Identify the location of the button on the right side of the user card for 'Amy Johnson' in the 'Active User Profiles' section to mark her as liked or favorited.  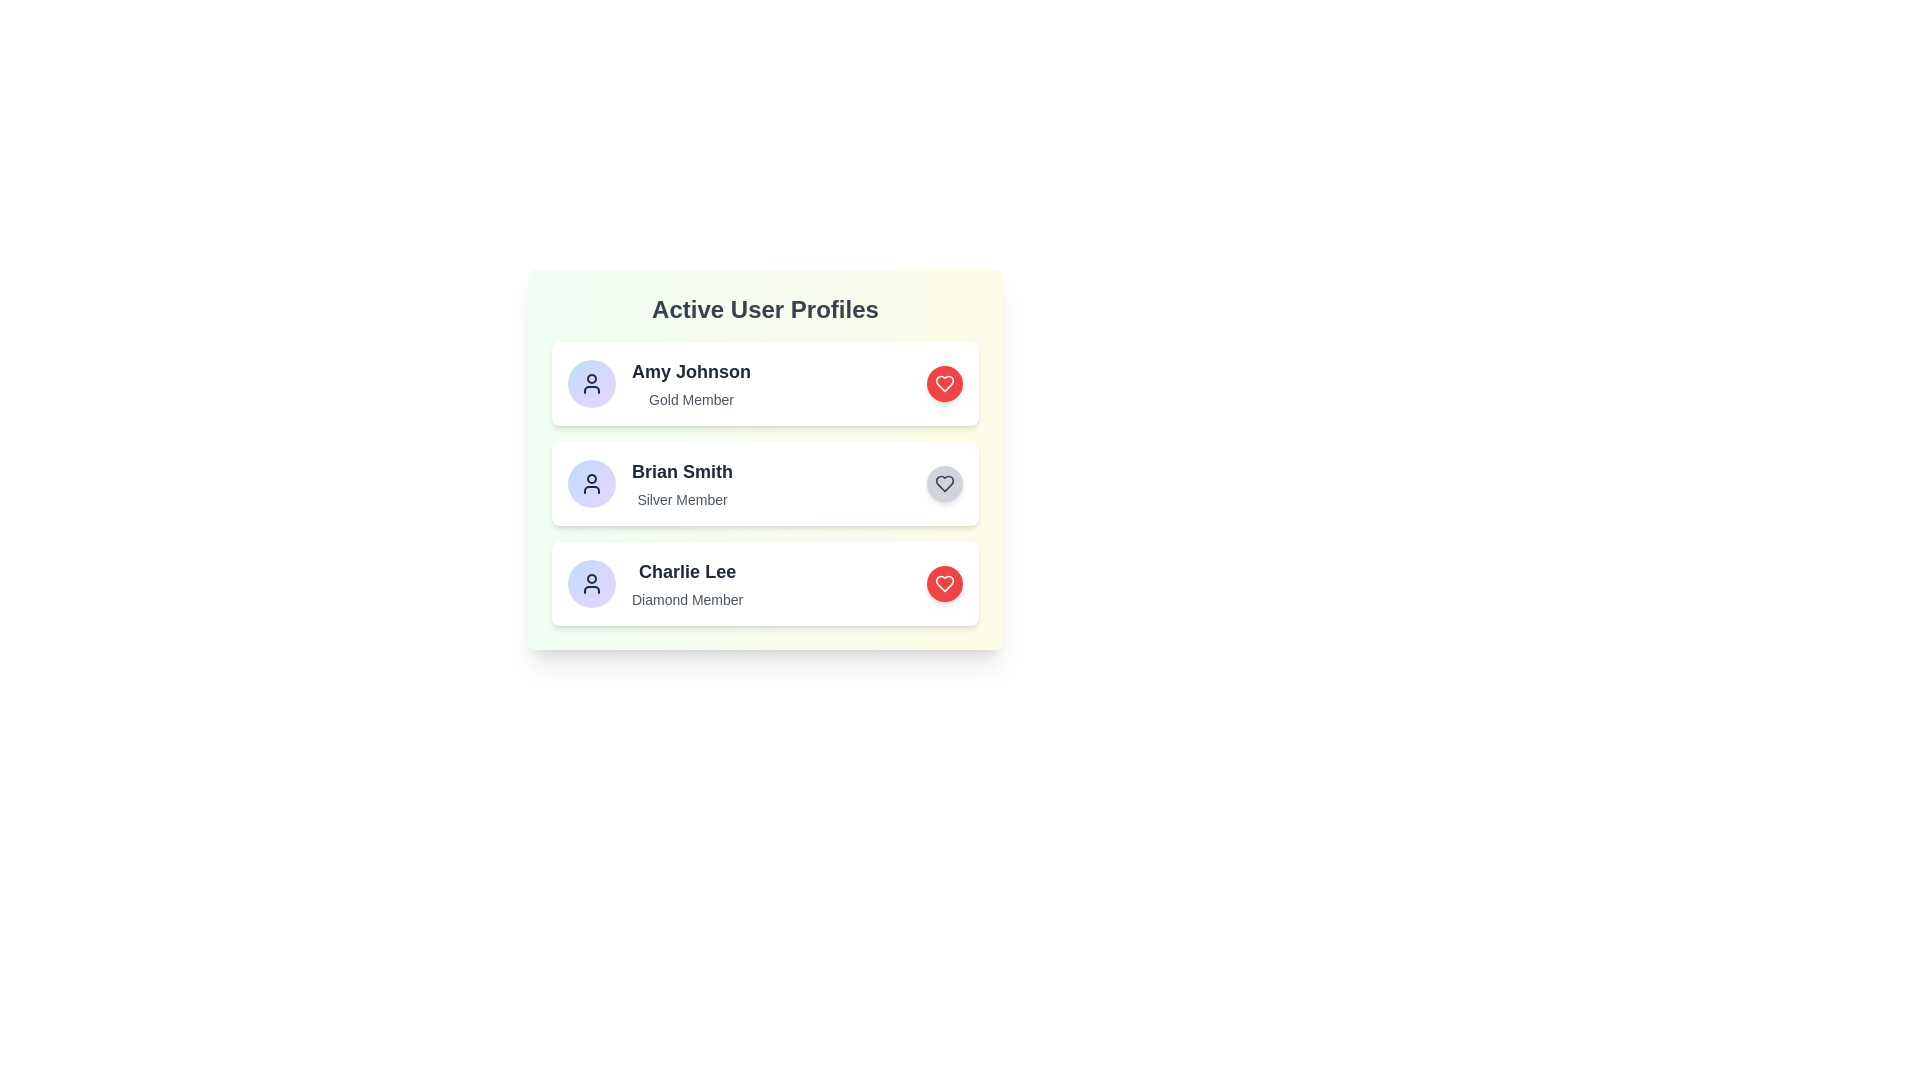
(944, 384).